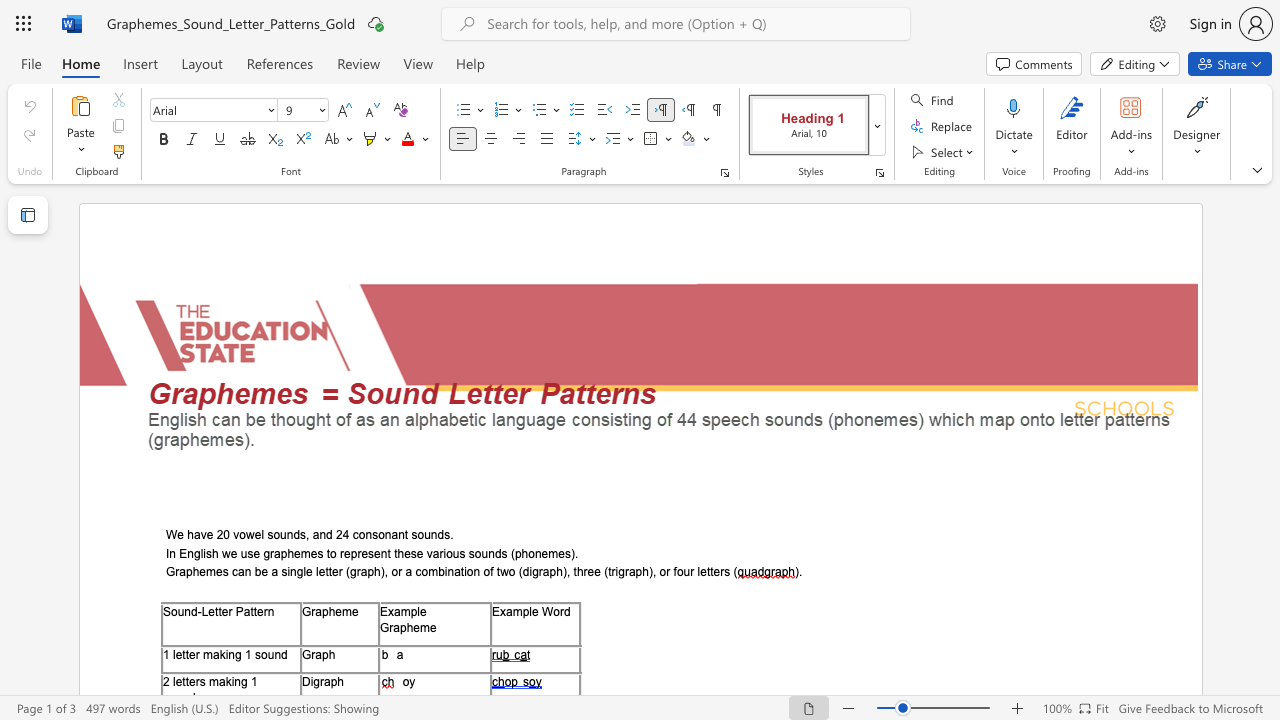 This screenshot has height=720, width=1280. I want to click on the subset text "ve 20 vowel sounds, a" within the text "We have 20 vowel sounds, and 24 consonant sounds.", so click(200, 534).